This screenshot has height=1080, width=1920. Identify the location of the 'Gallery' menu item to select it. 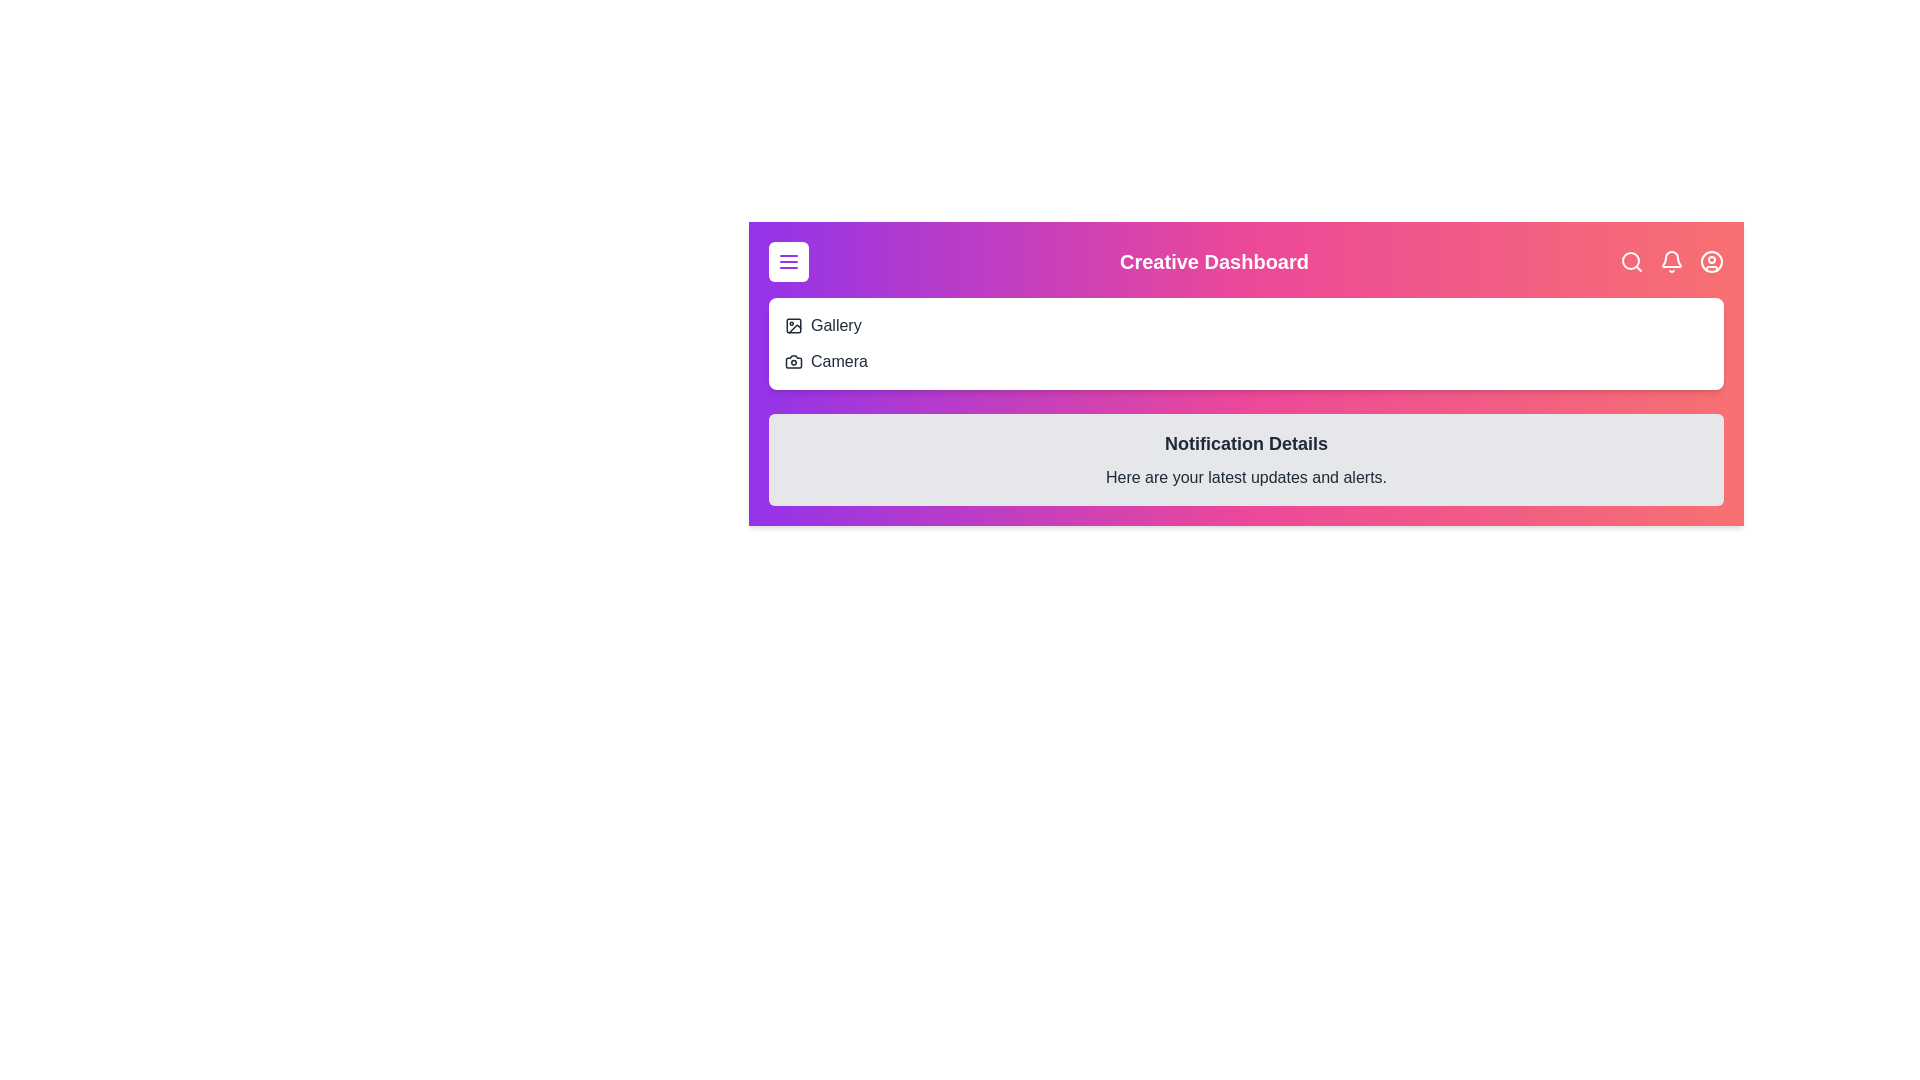
(835, 325).